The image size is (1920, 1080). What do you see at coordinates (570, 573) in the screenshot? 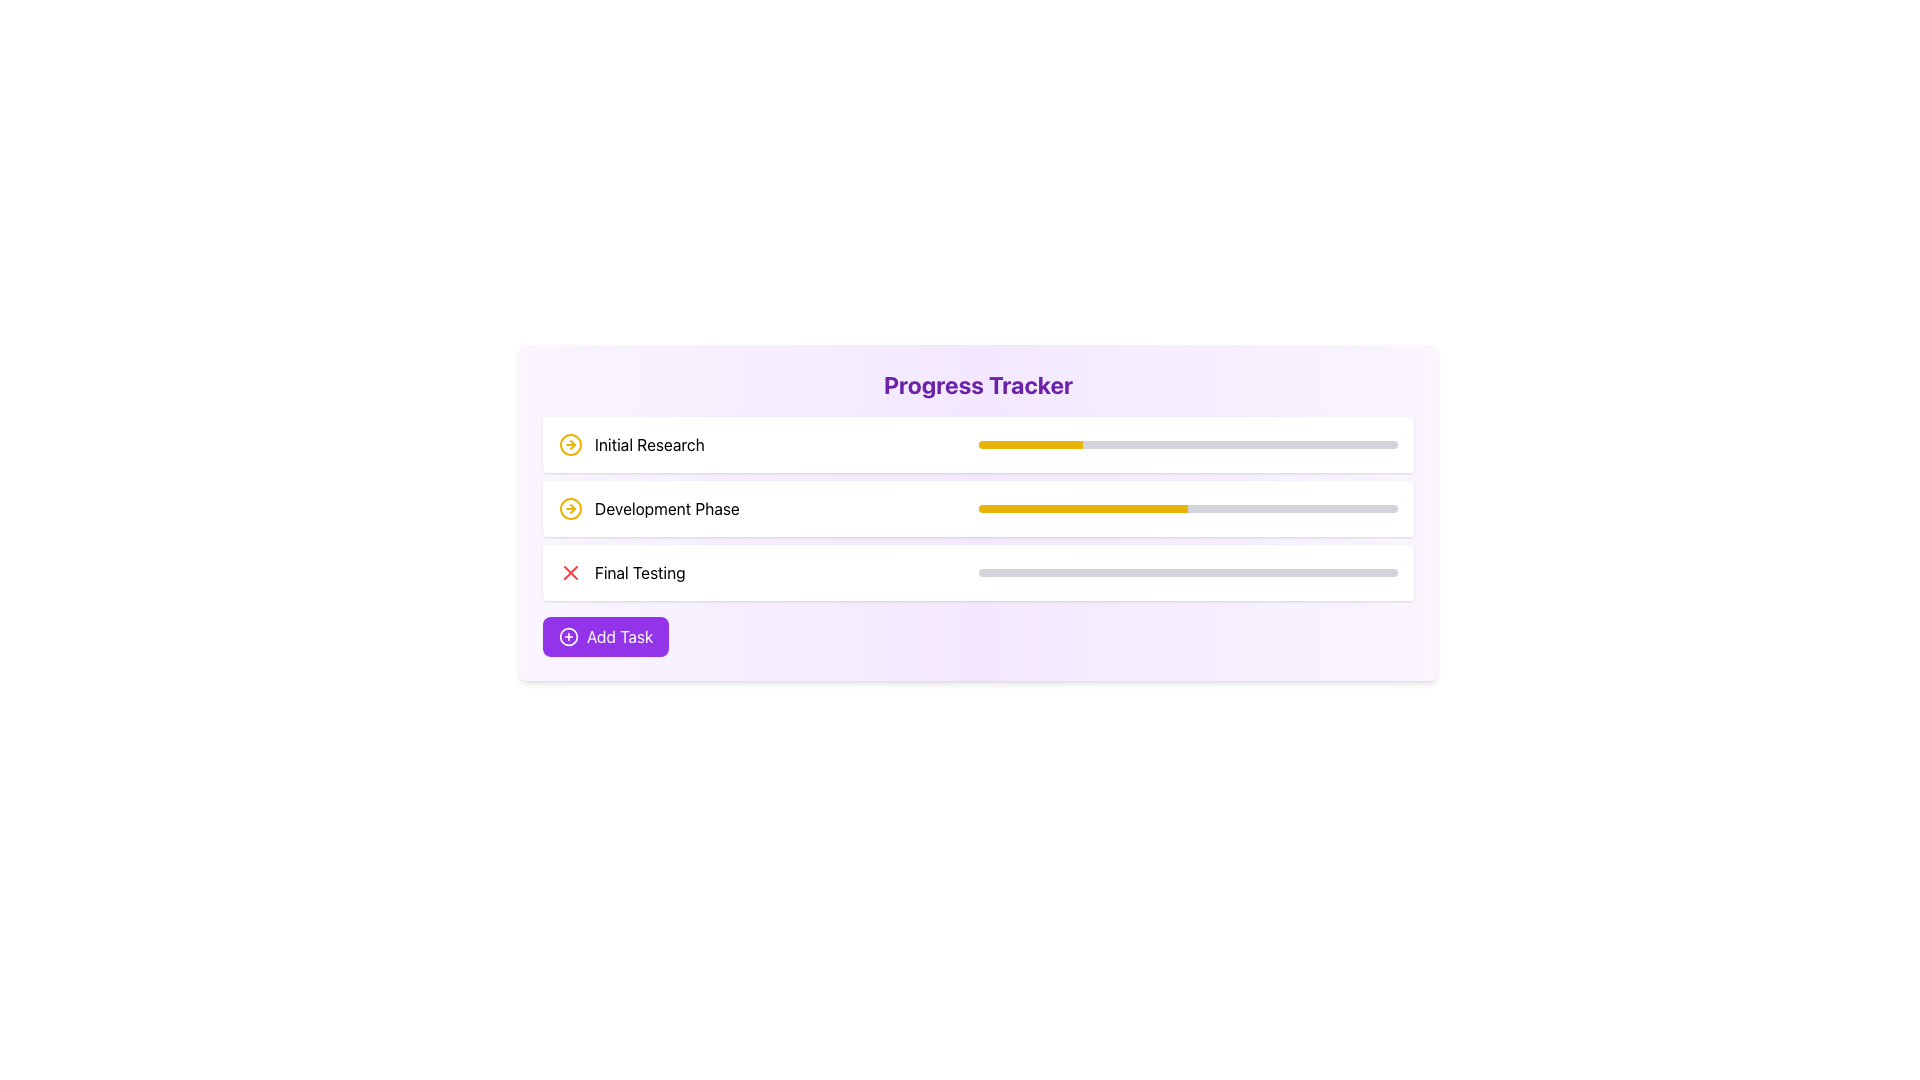
I see `the completion status icon located to the left of the 'Final Testing' task entry` at bounding box center [570, 573].